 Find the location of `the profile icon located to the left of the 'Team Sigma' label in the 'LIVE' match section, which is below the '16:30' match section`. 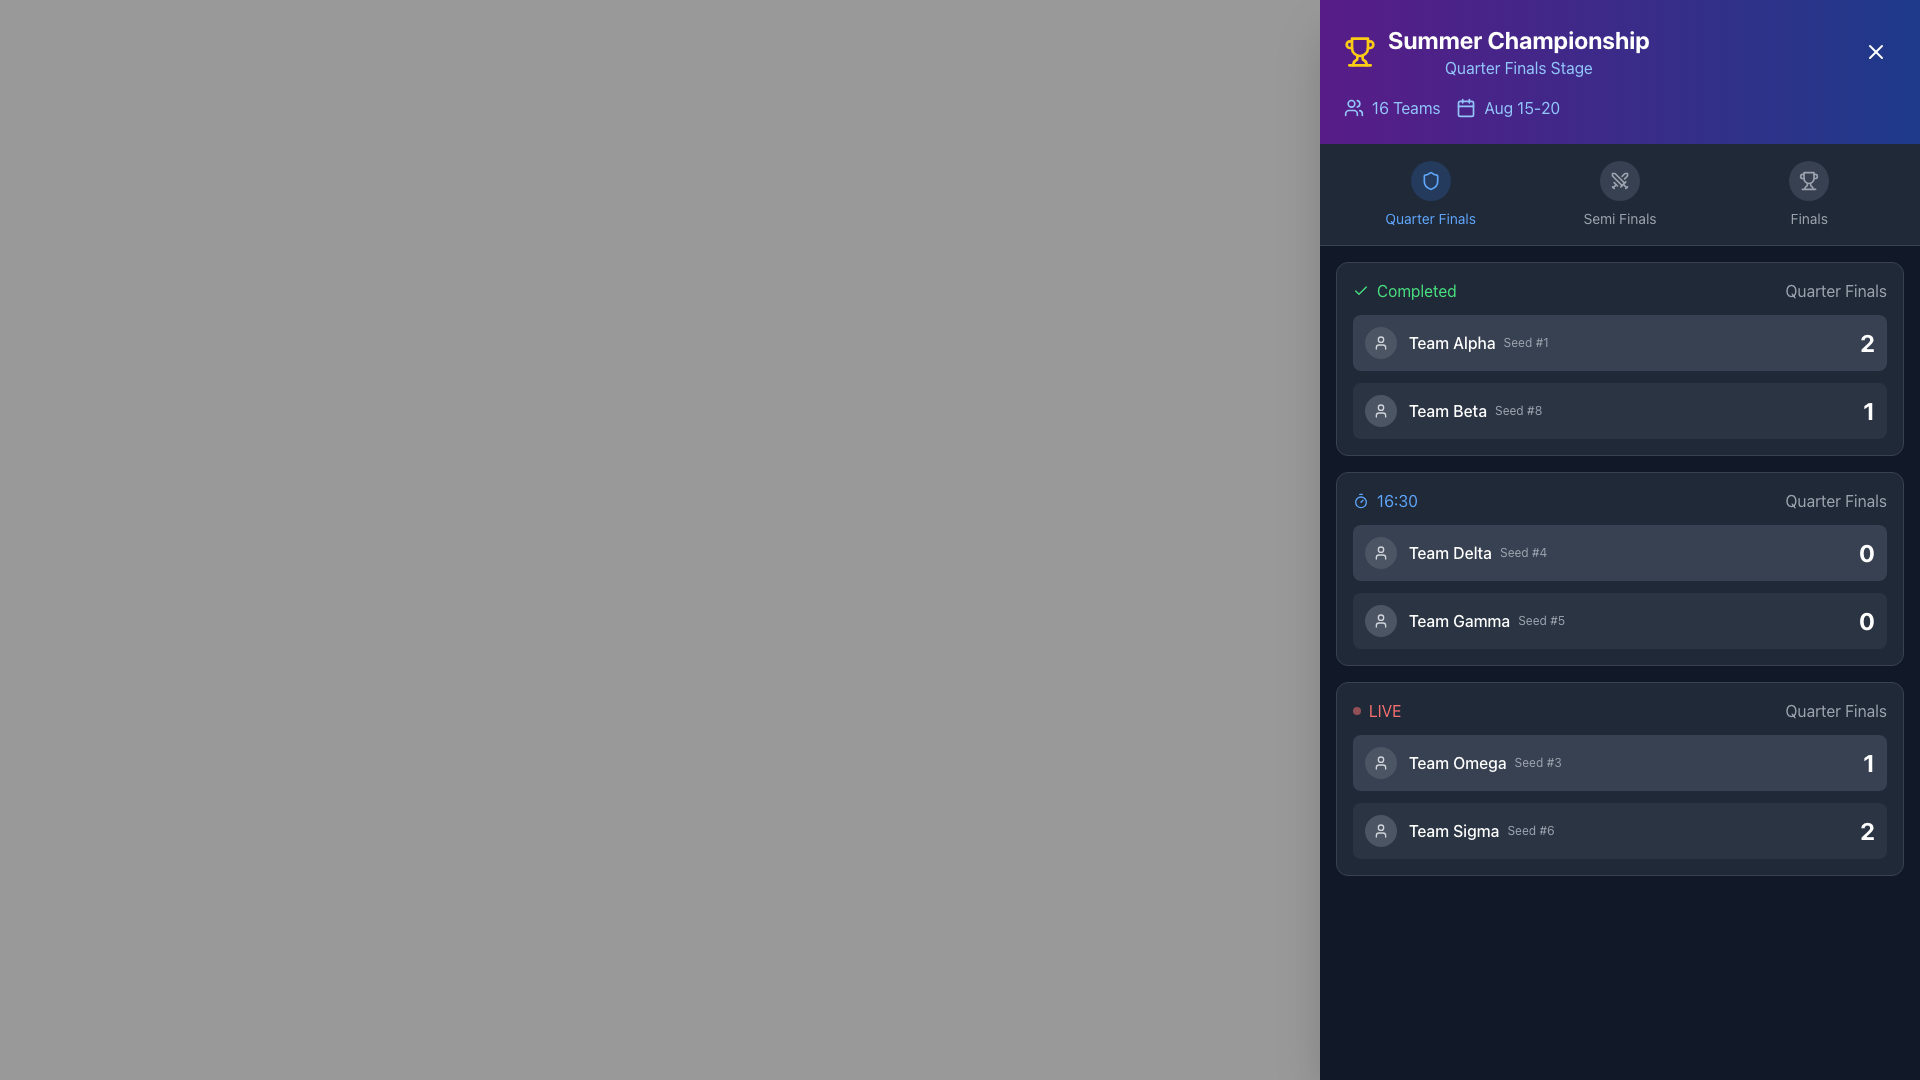

the profile icon located to the left of the 'Team Sigma' label in the 'LIVE' match section, which is below the '16:30' match section is located at coordinates (1380, 830).